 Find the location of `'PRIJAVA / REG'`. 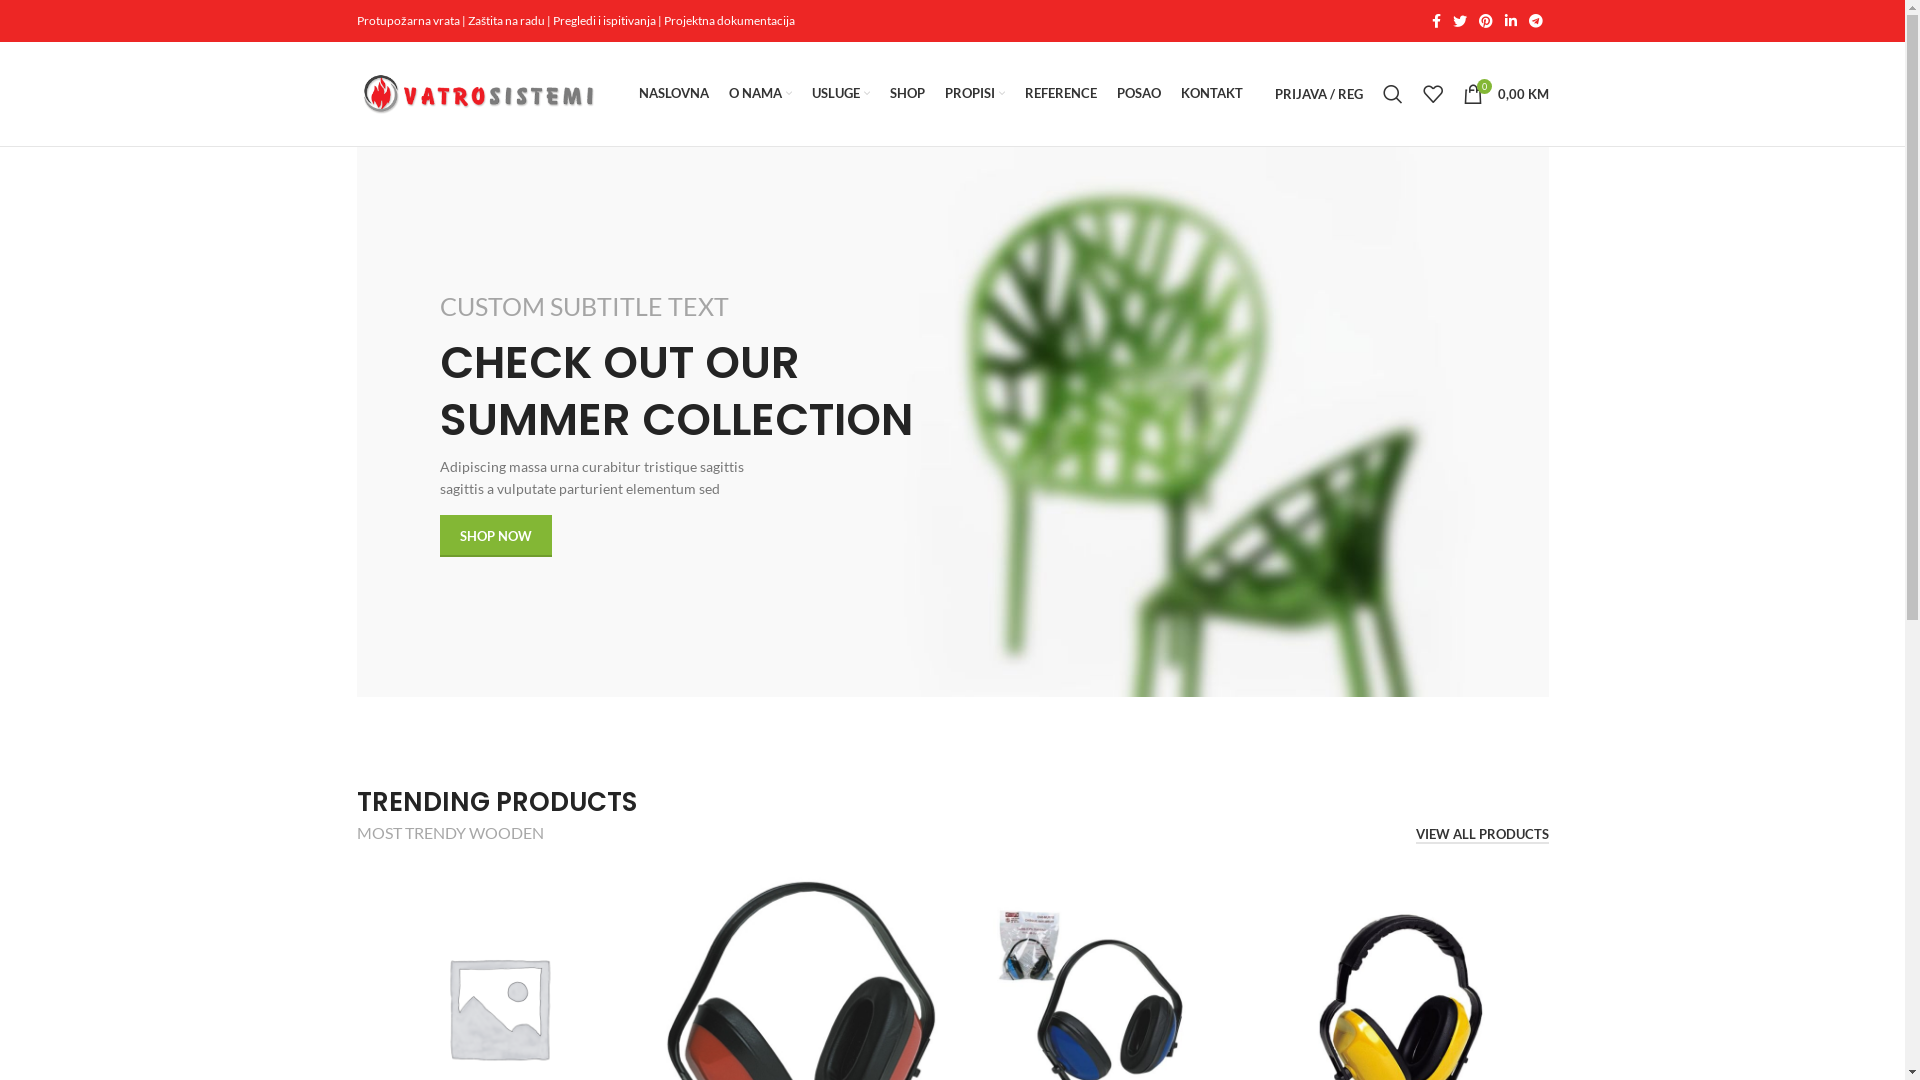

'PRIJAVA / REG' is located at coordinates (1262, 93).